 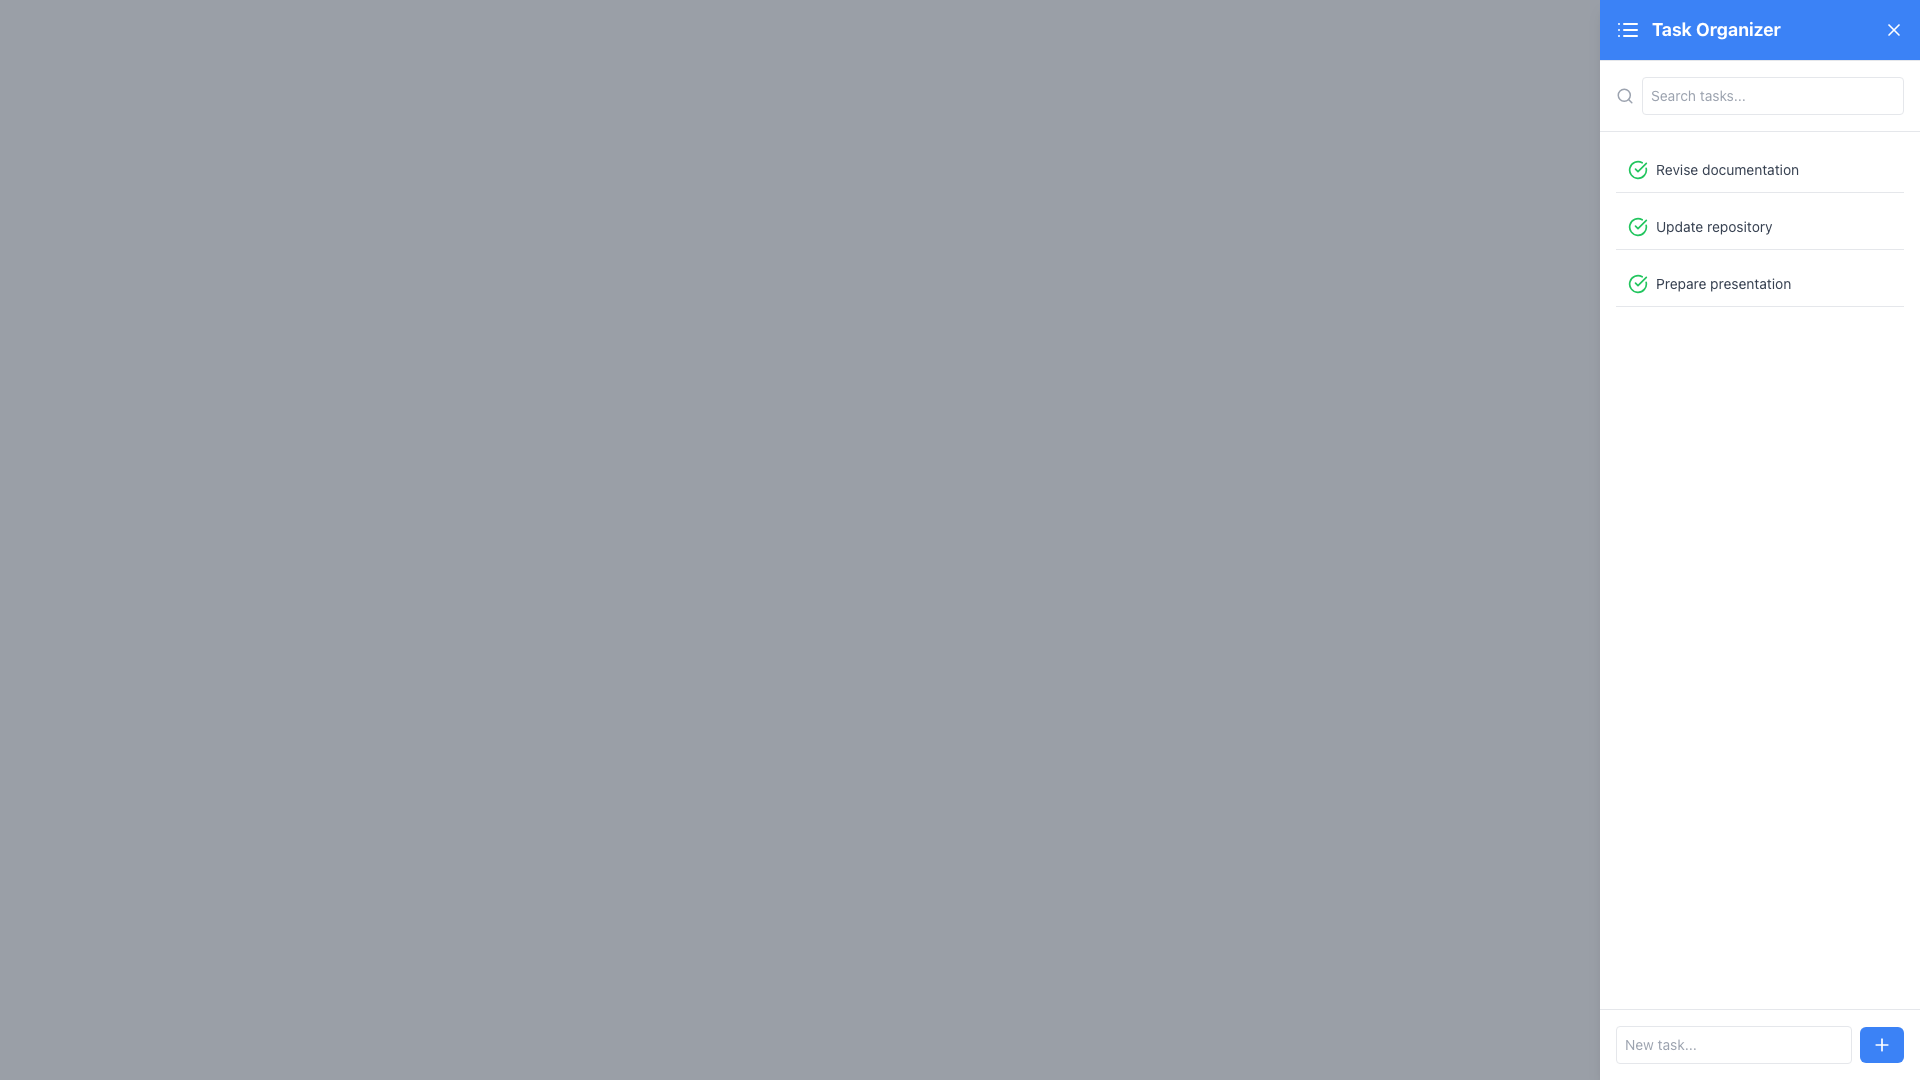 I want to click on the blue button with a white plus icon located at the far-right side of the input field titled 'New task...', so click(x=1880, y=1044).